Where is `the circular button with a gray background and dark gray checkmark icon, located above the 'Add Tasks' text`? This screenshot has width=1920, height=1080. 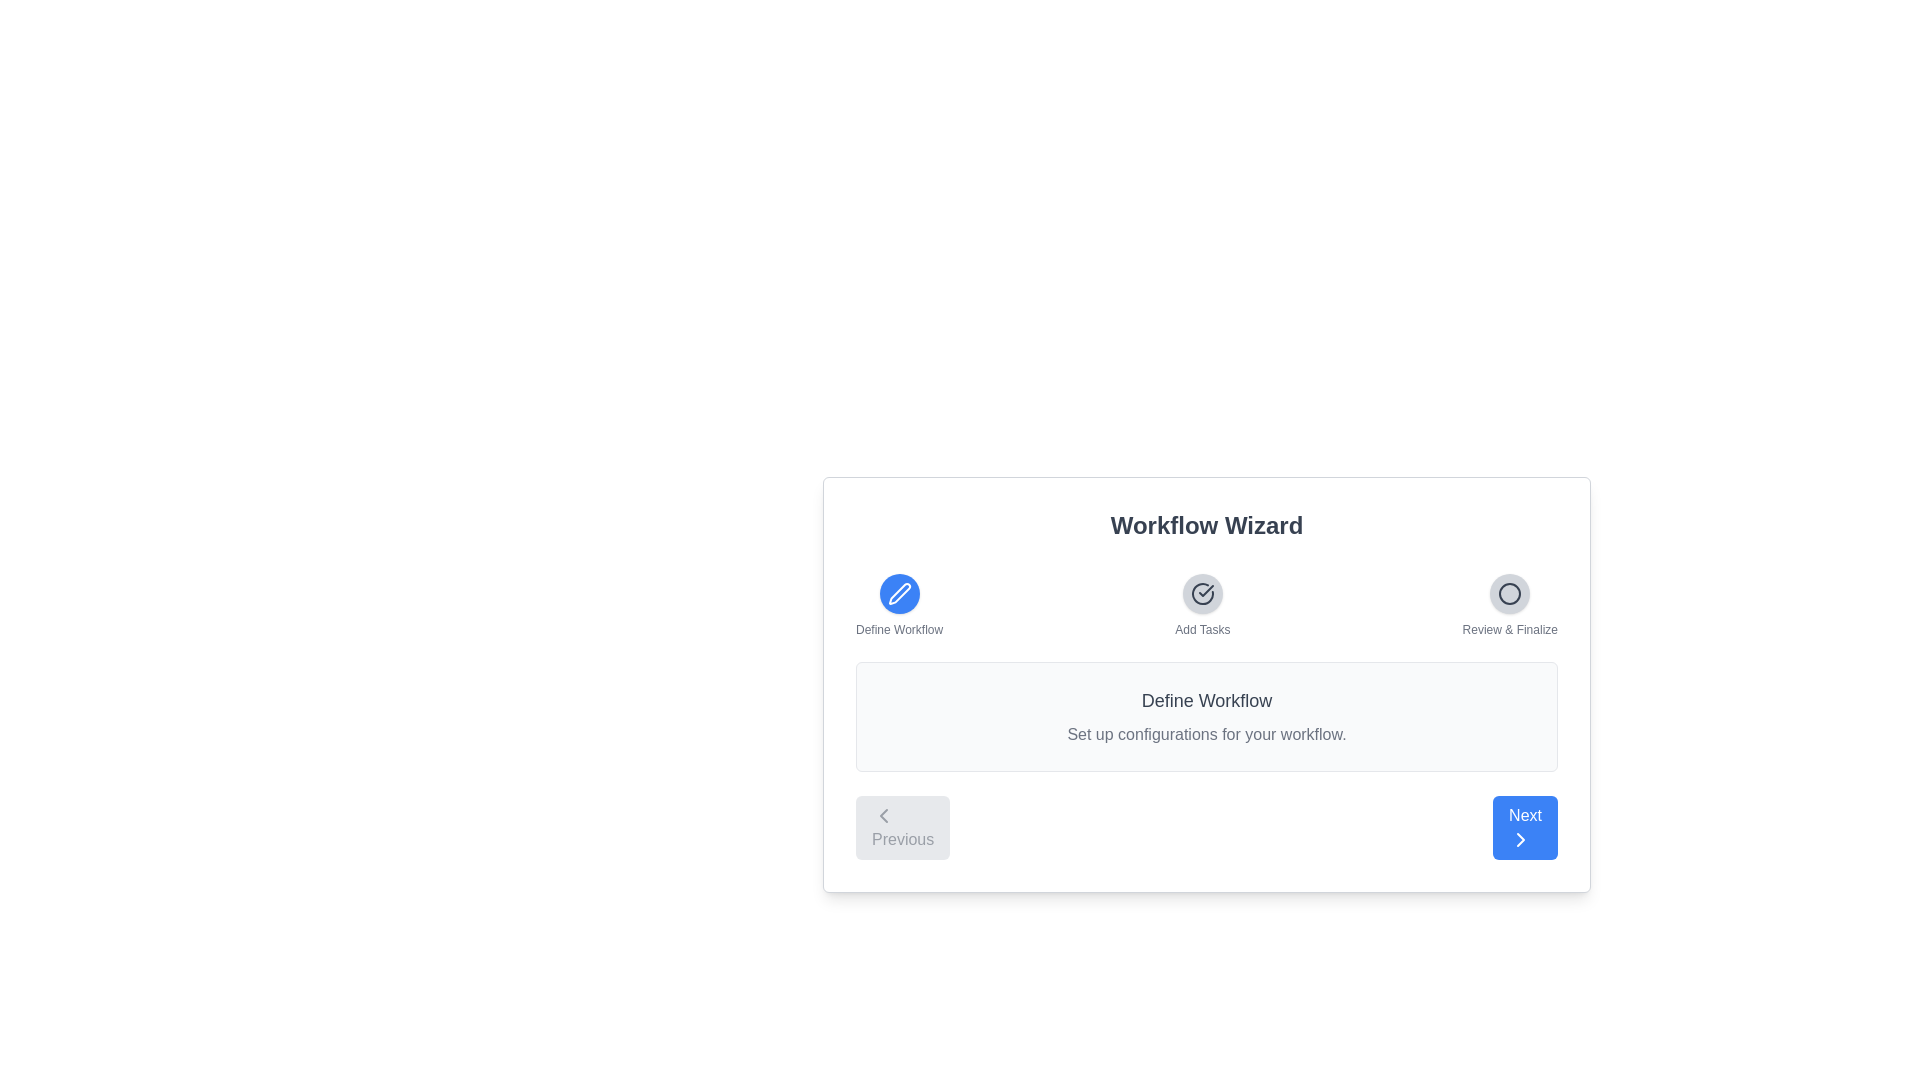 the circular button with a gray background and dark gray checkmark icon, located above the 'Add Tasks' text is located at coordinates (1201, 593).